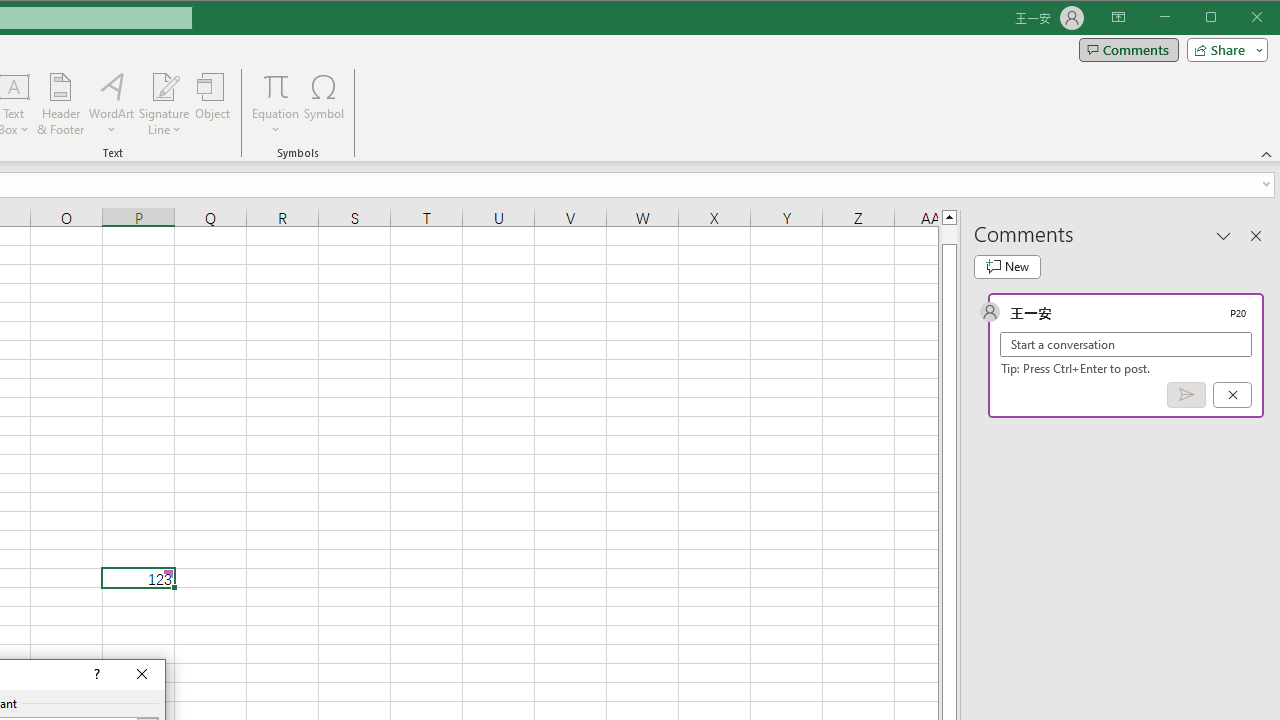 The width and height of the screenshot is (1280, 720). Describe the element at coordinates (164, 85) in the screenshot. I see `'Signature Line'` at that location.